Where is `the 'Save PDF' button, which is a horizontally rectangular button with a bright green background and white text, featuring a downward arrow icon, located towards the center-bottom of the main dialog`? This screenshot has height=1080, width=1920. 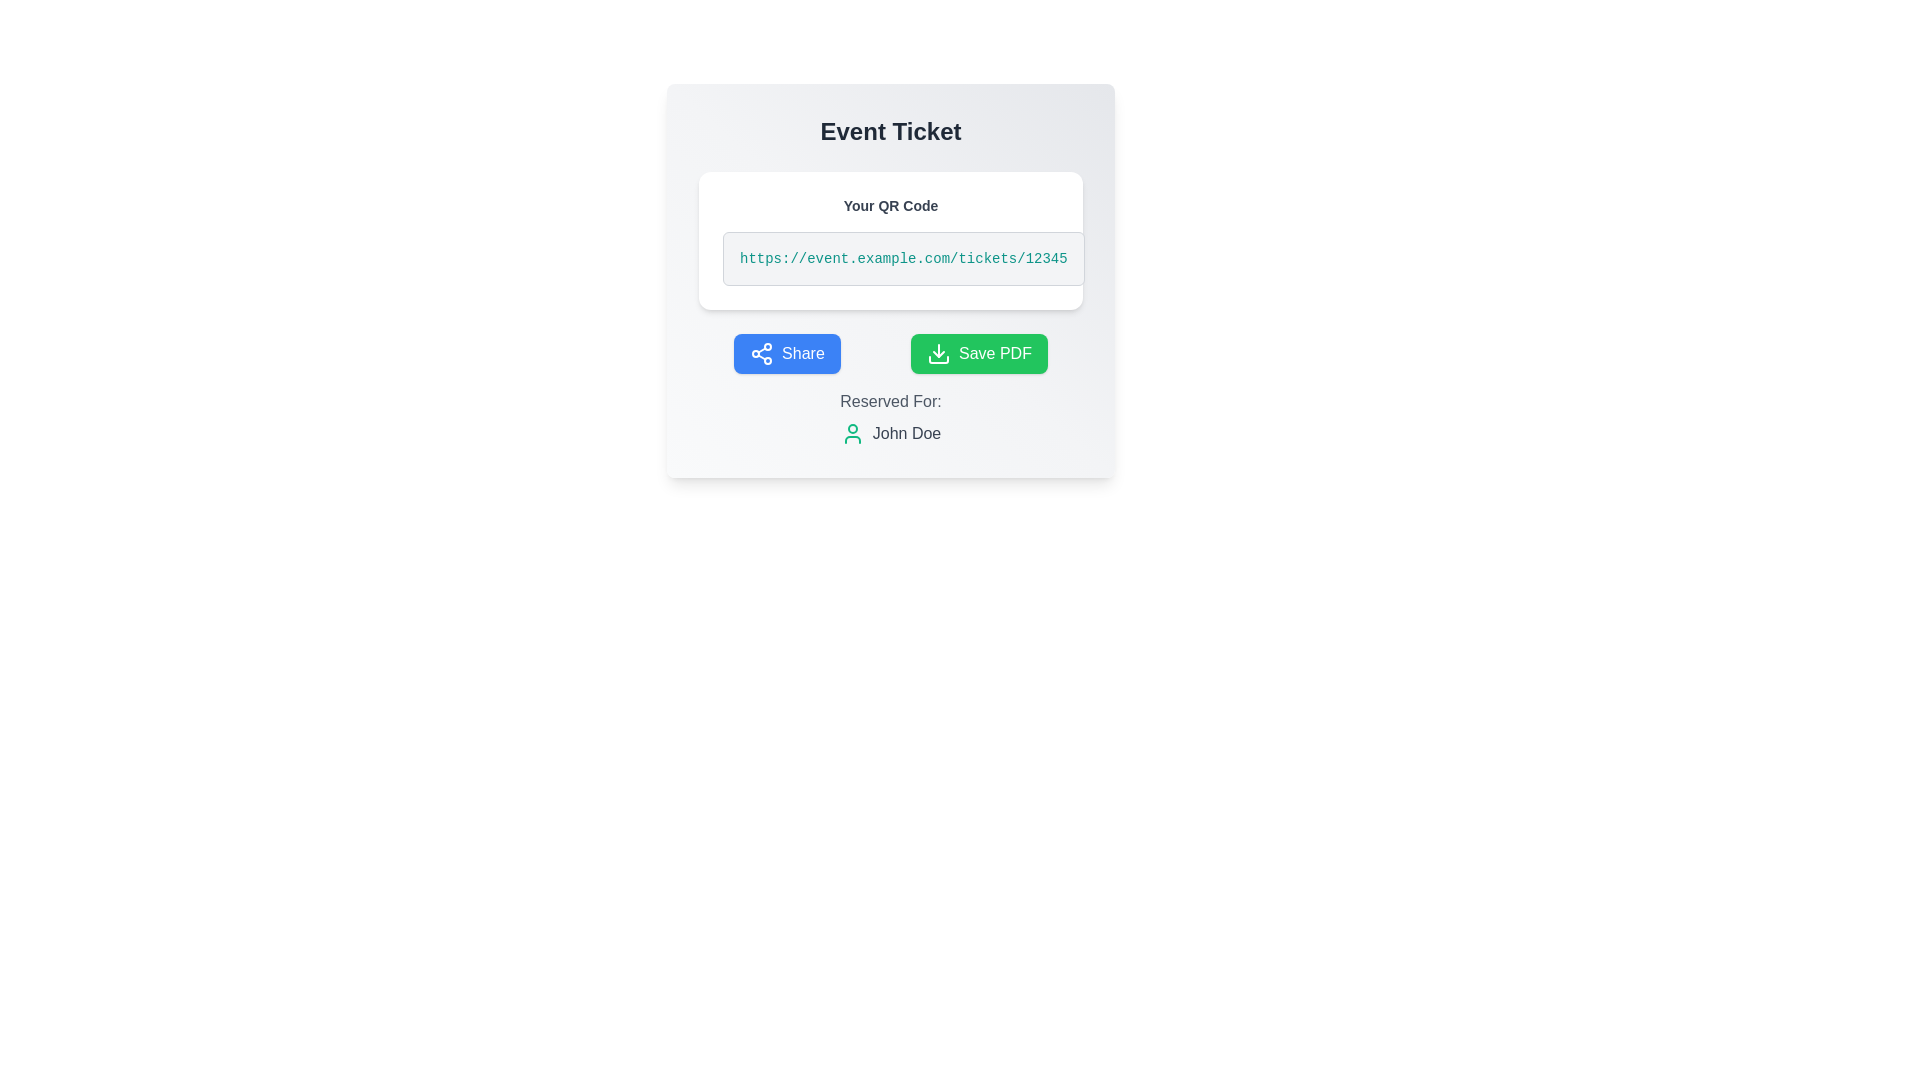
the 'Save PDF' button, which is a horizontally rectangular button with a bright green background and white text, featuring a downward arrow icon, located towards the center-bottom of the main dialog is located at coordinates (979, 353).